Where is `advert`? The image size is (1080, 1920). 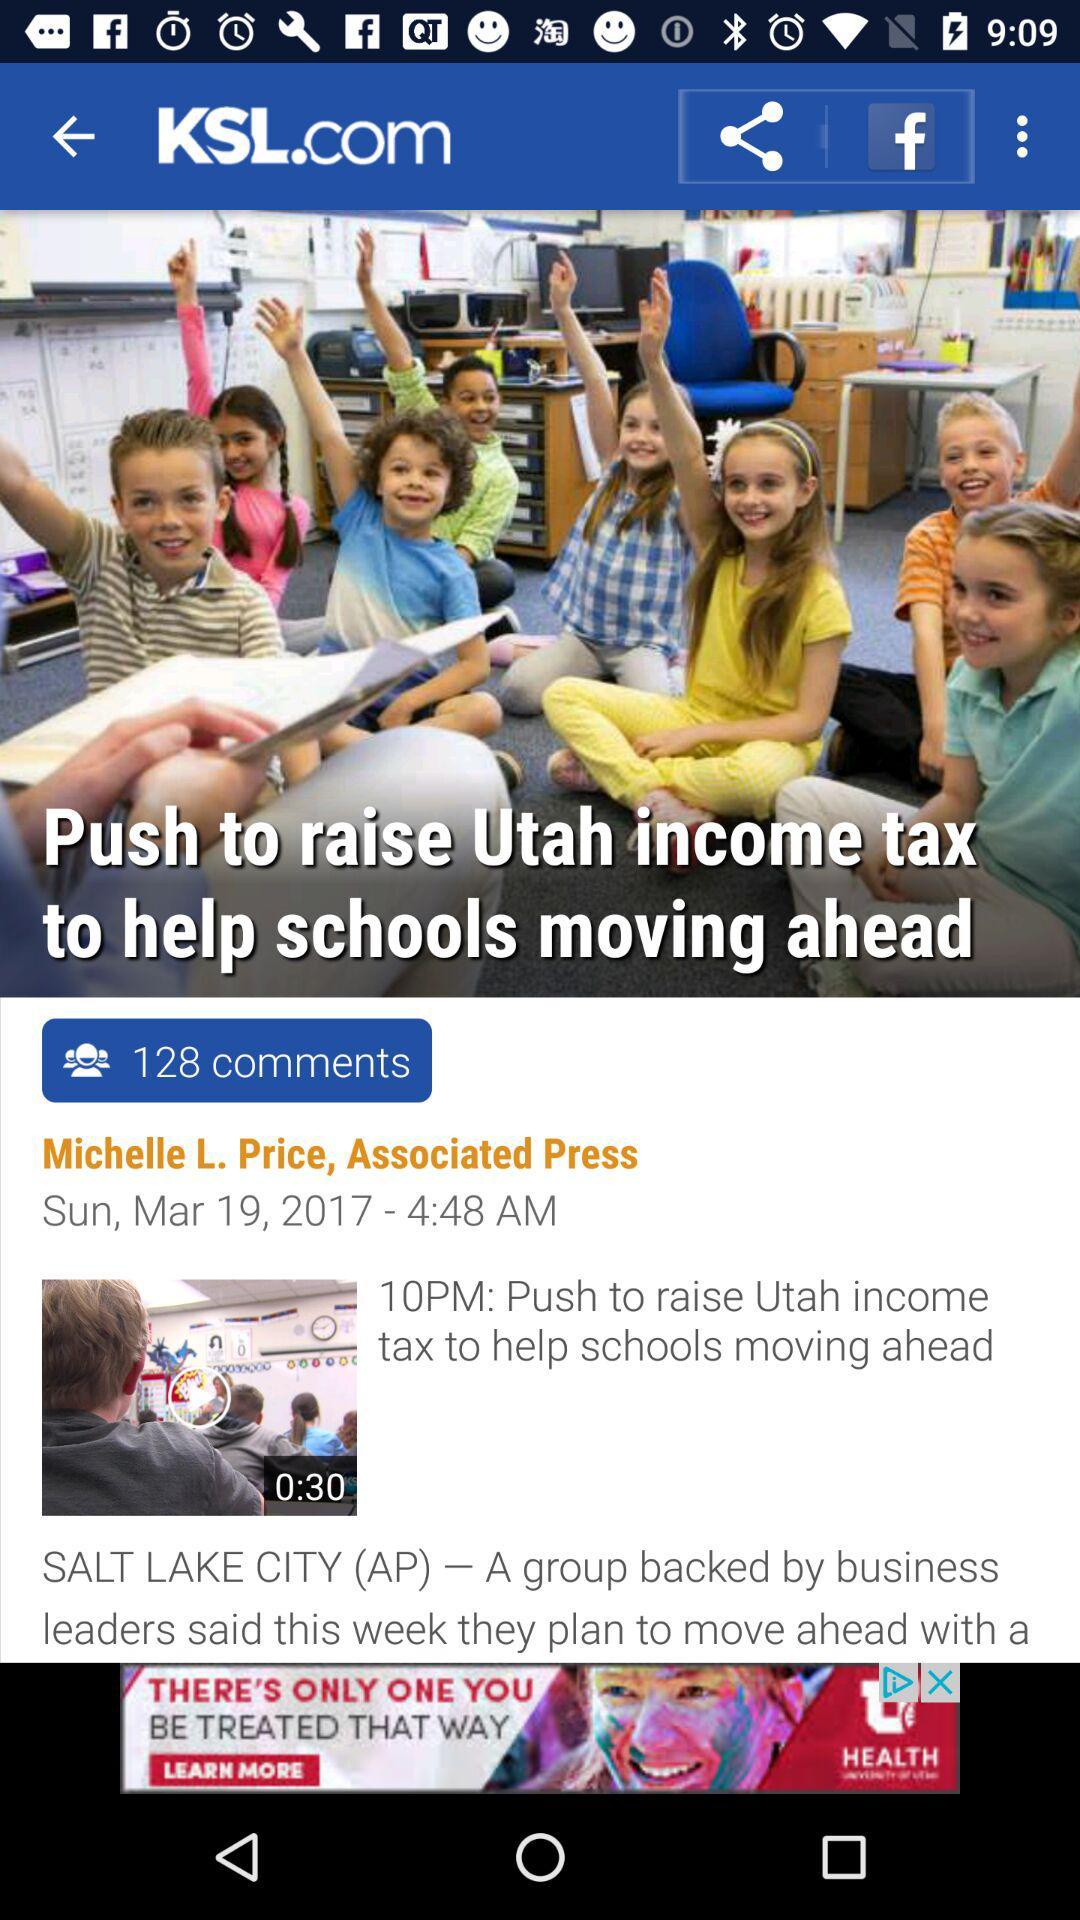 advert is located at coordinates (540, 1727).